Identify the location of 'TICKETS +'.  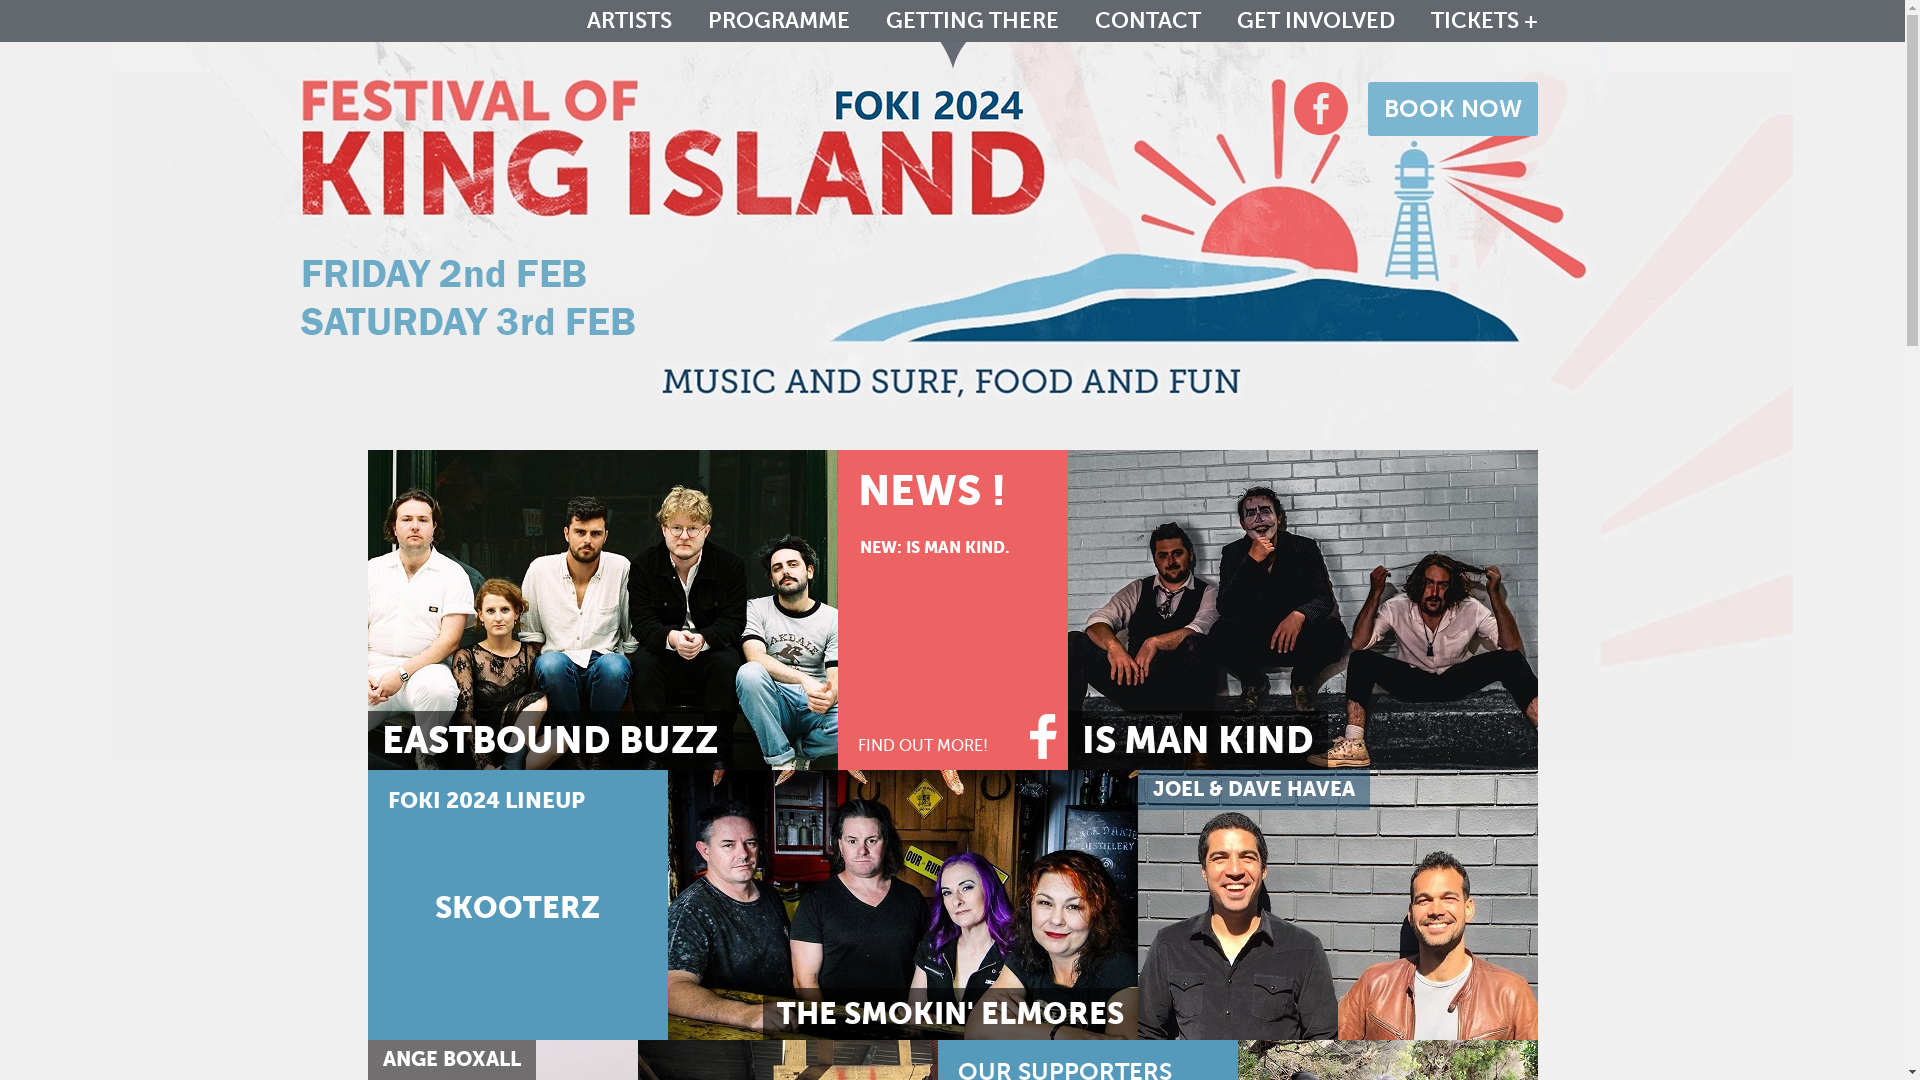
(1483, 20).